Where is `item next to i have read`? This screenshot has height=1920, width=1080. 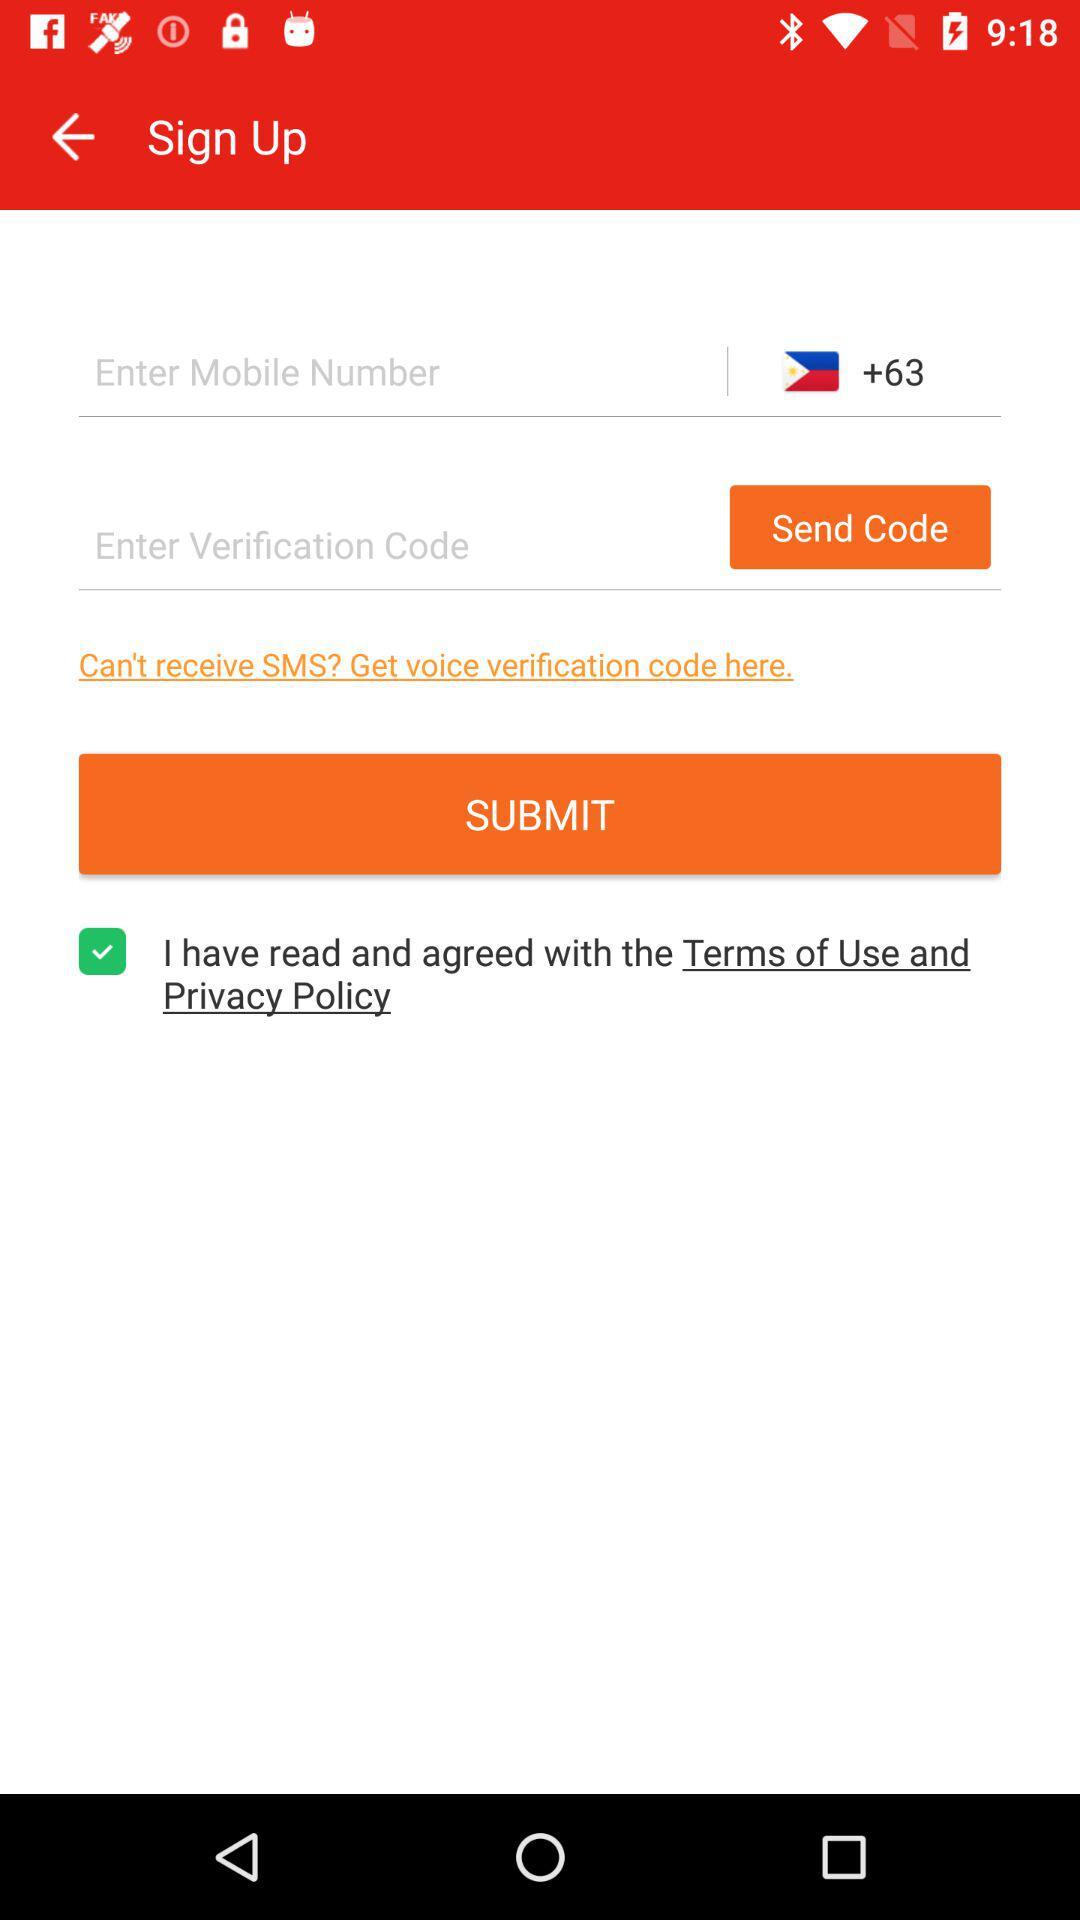 item next to i have read is located at coordinates (102, 950).